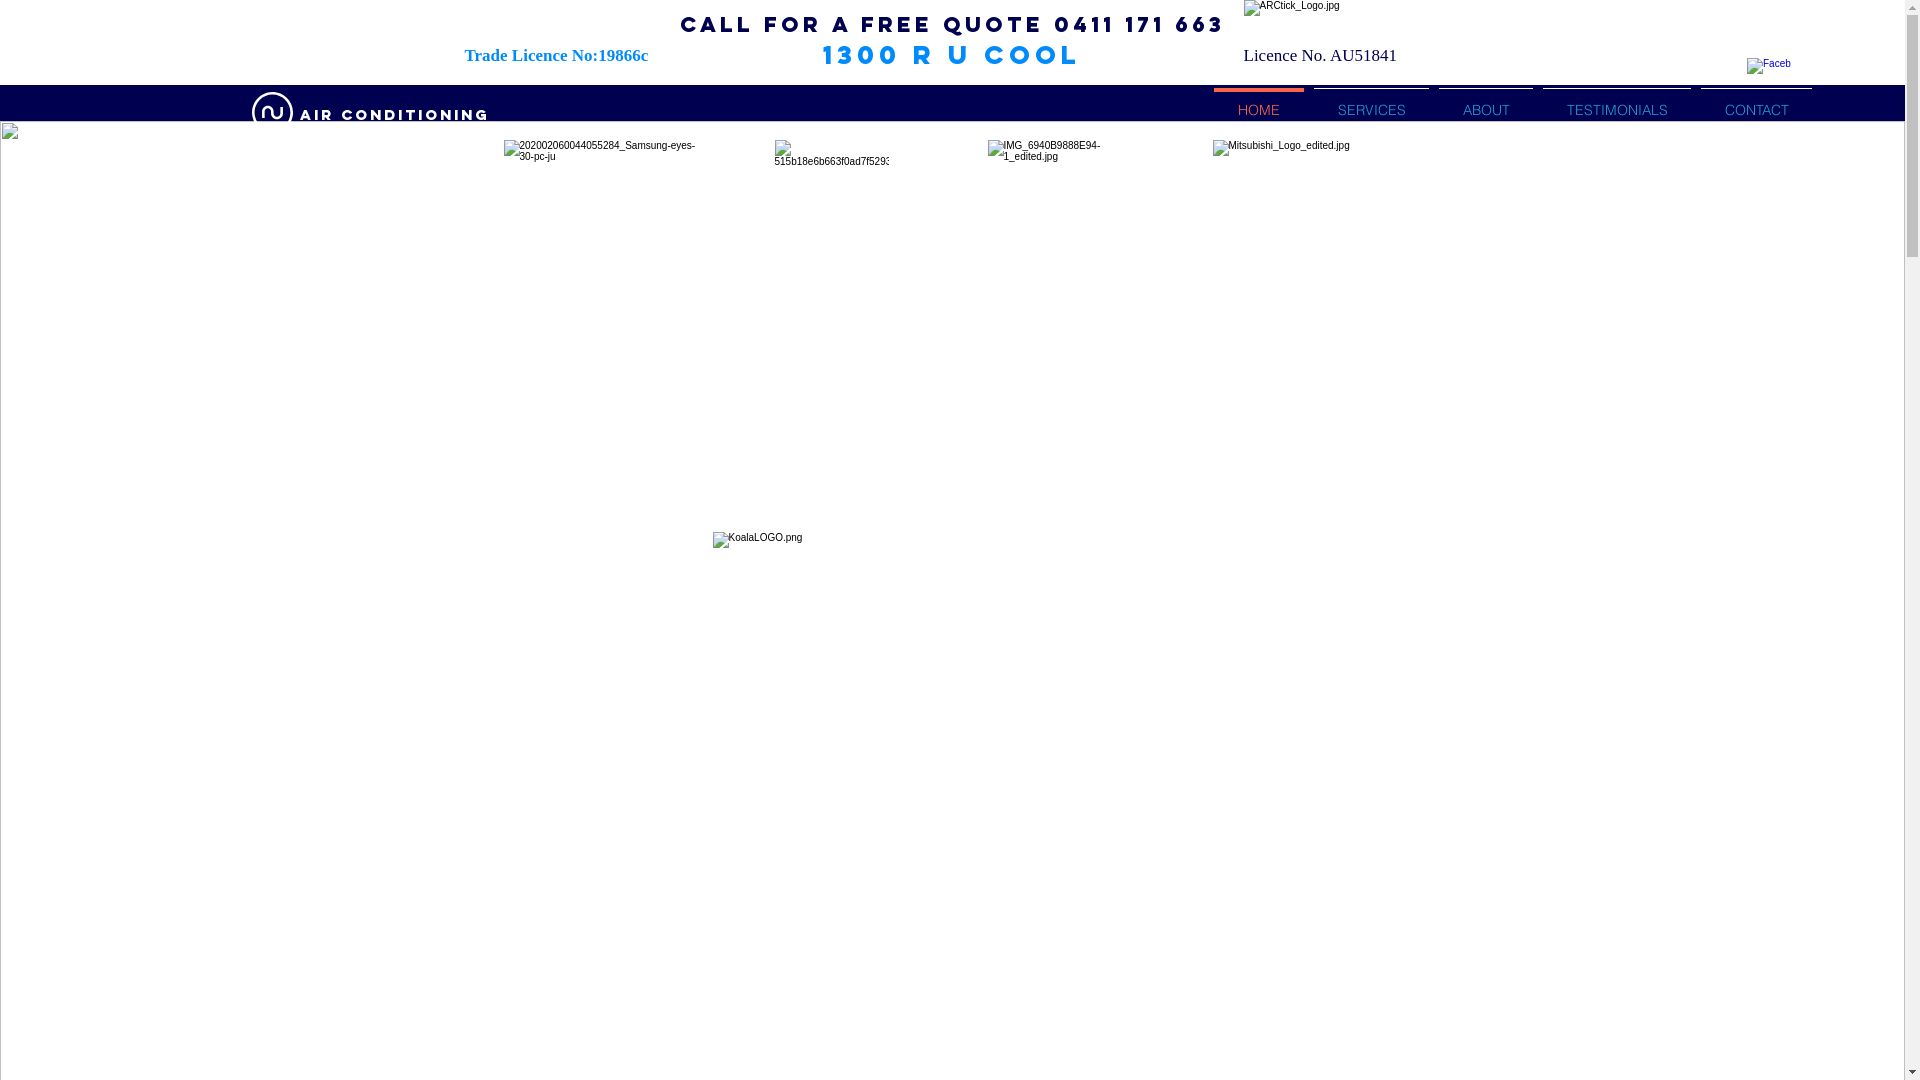 This screenshot has width=1920, height=1080. Describe the element at coordinates (1617, 101) in the screenshot. I see `'TESTIMONIALS'` at that location.